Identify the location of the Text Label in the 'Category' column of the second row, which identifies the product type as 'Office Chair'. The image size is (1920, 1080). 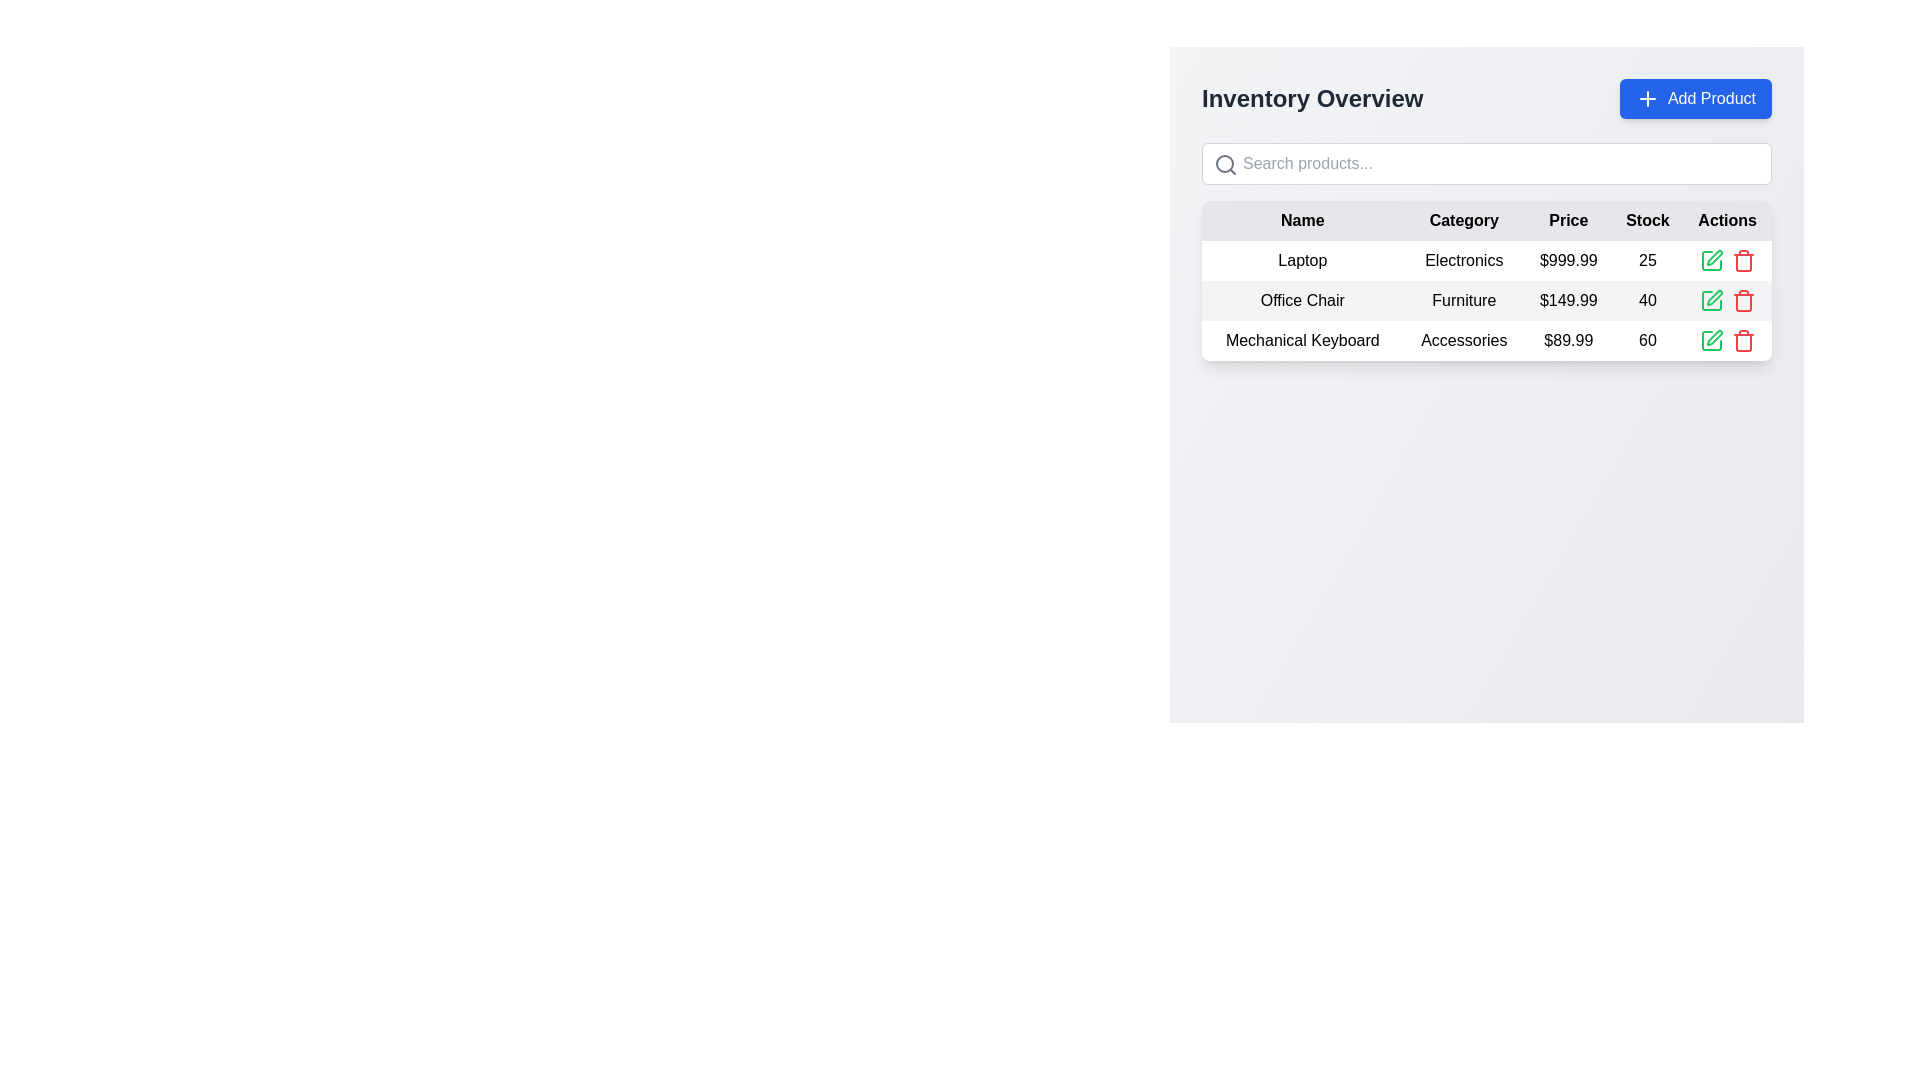
(1464, 300).